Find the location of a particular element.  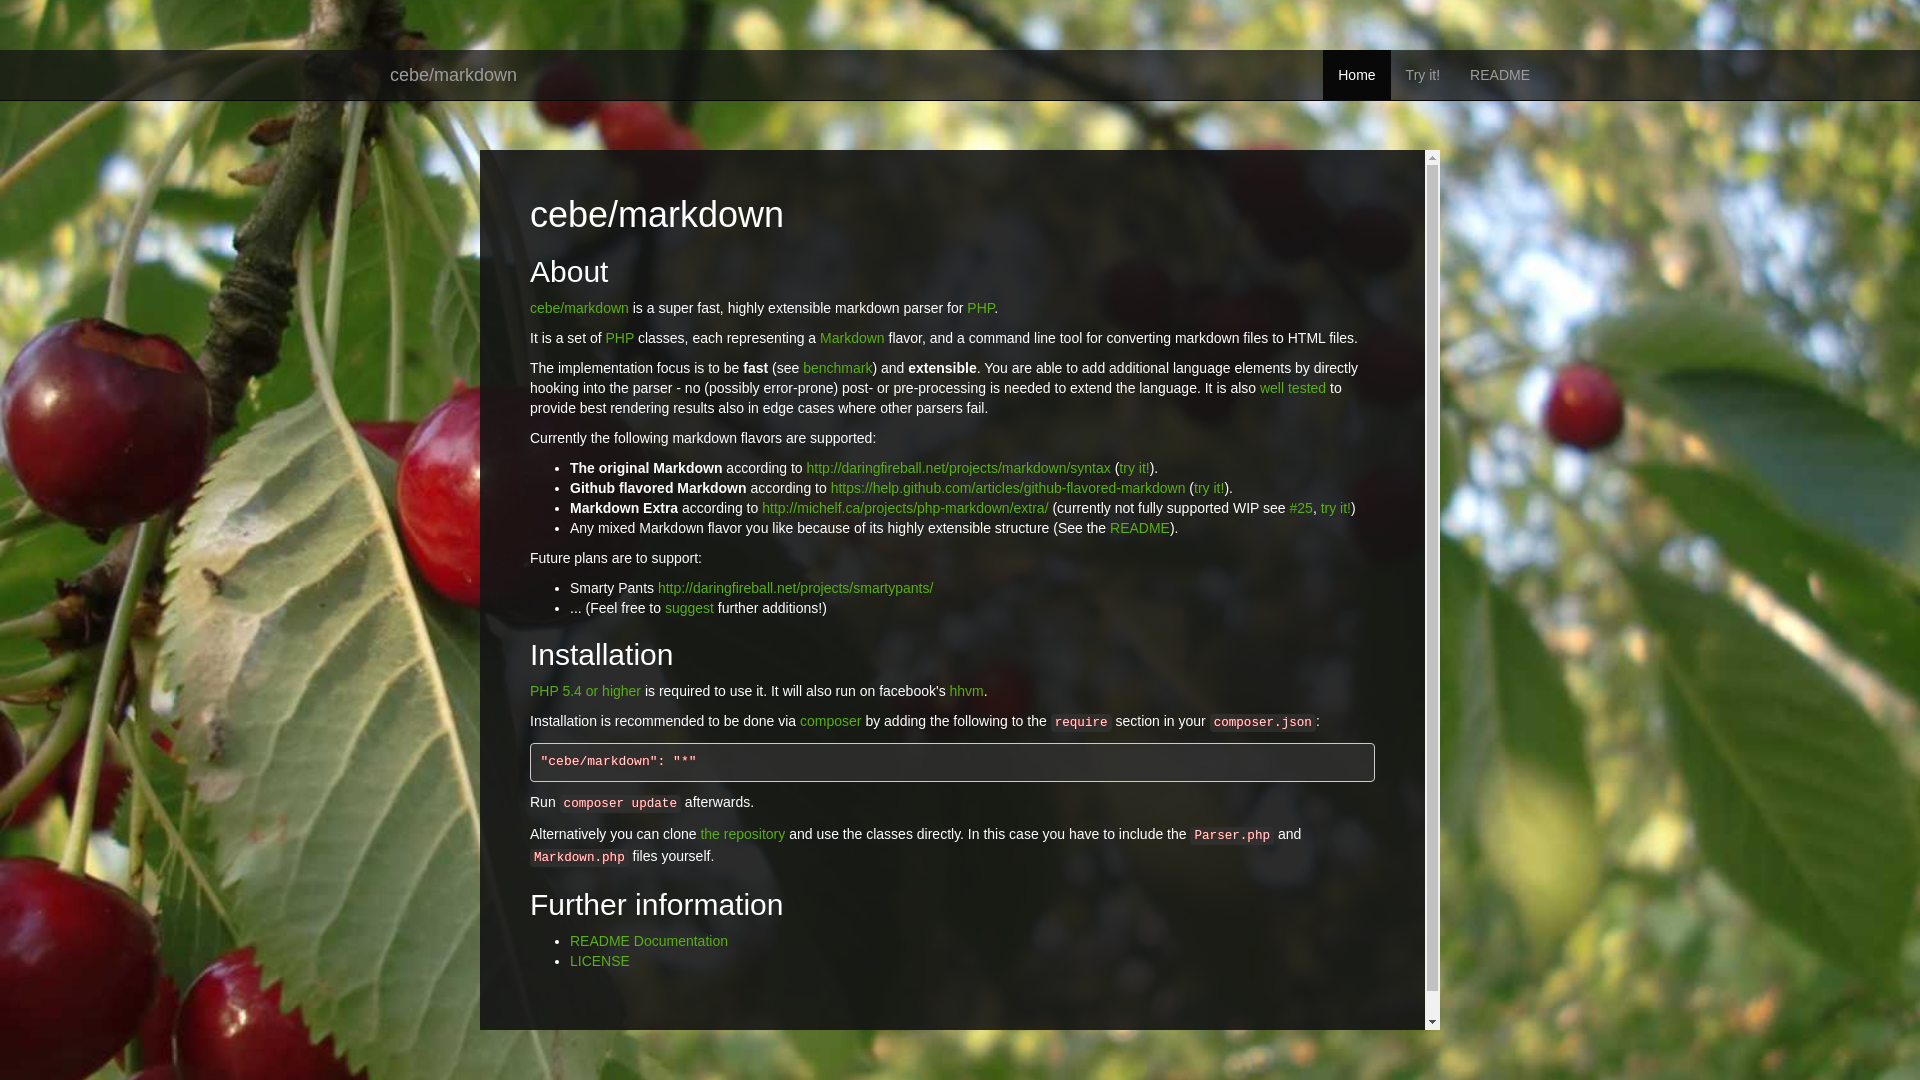

'the repository' is located at coordinates (741, 833).